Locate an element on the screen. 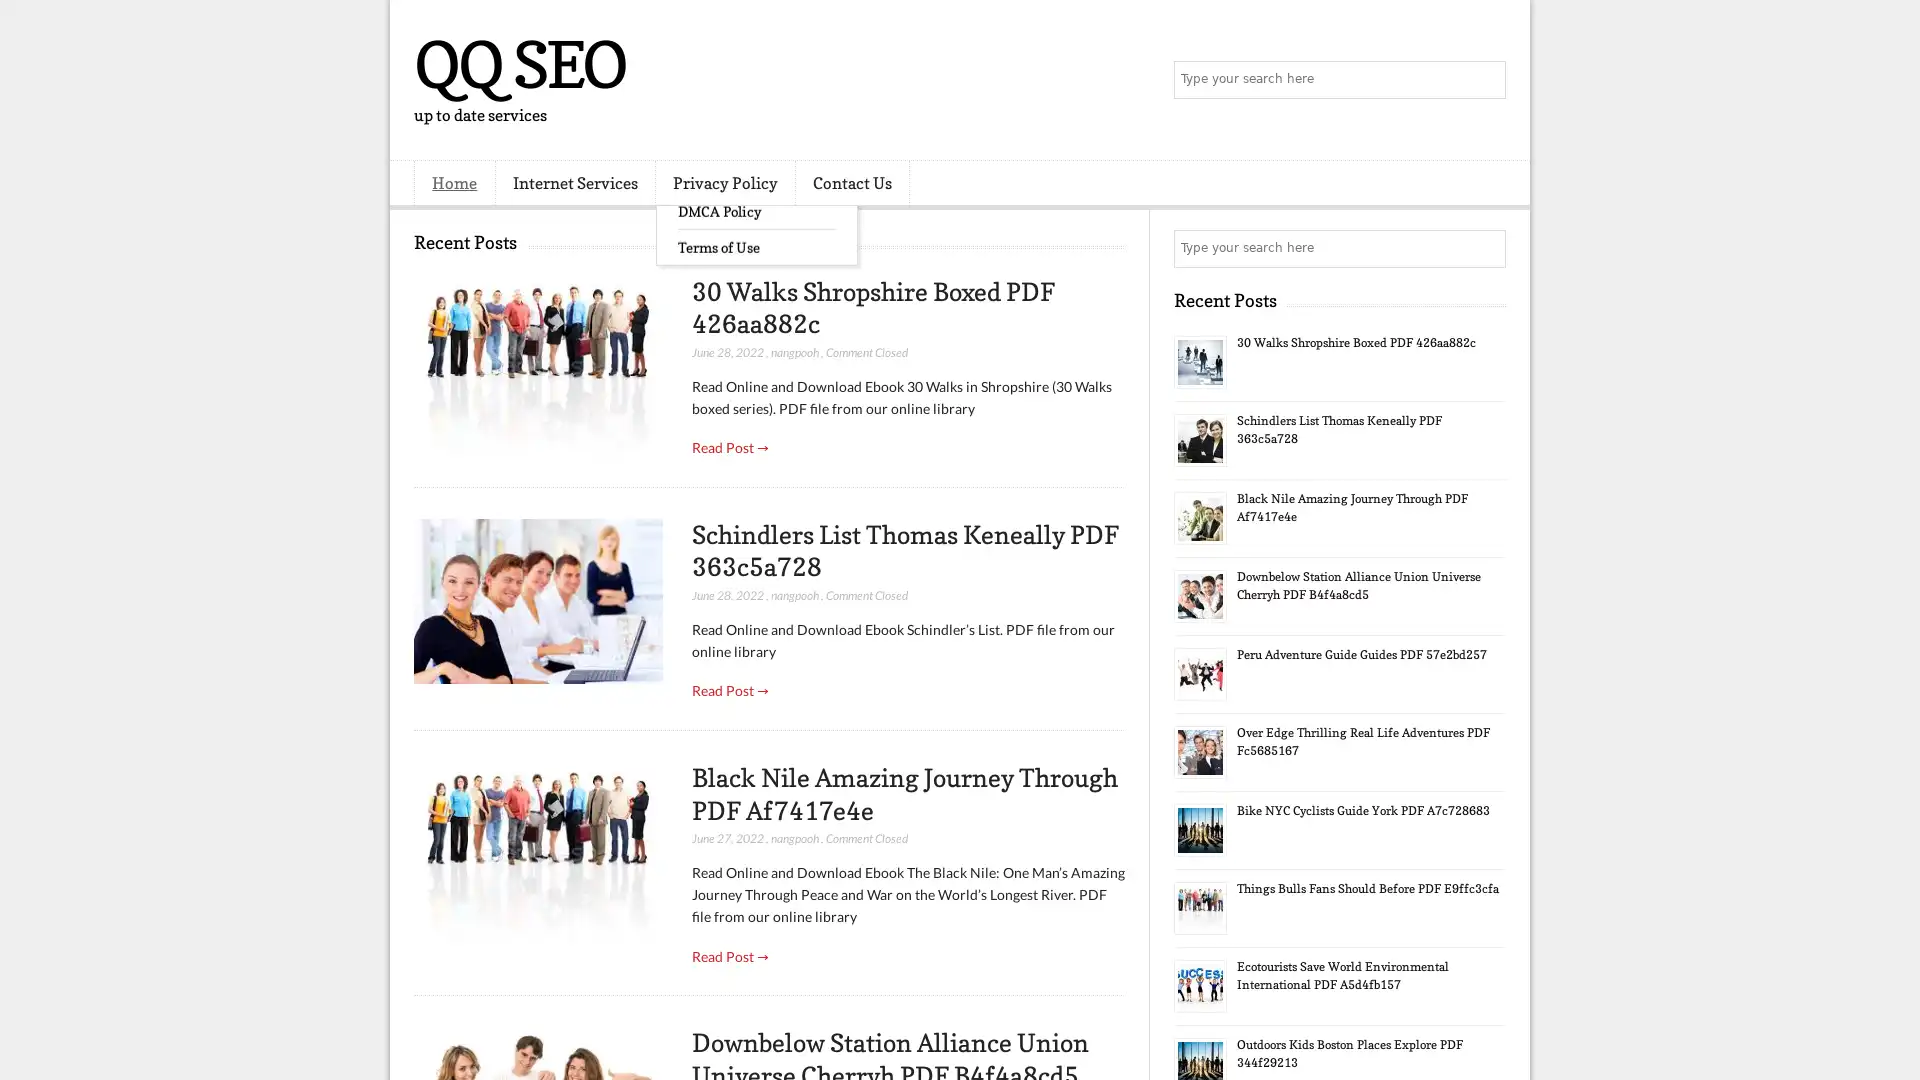 This screenshot has width=1920, height=1080. Search is located at coordinates (1485, 248).